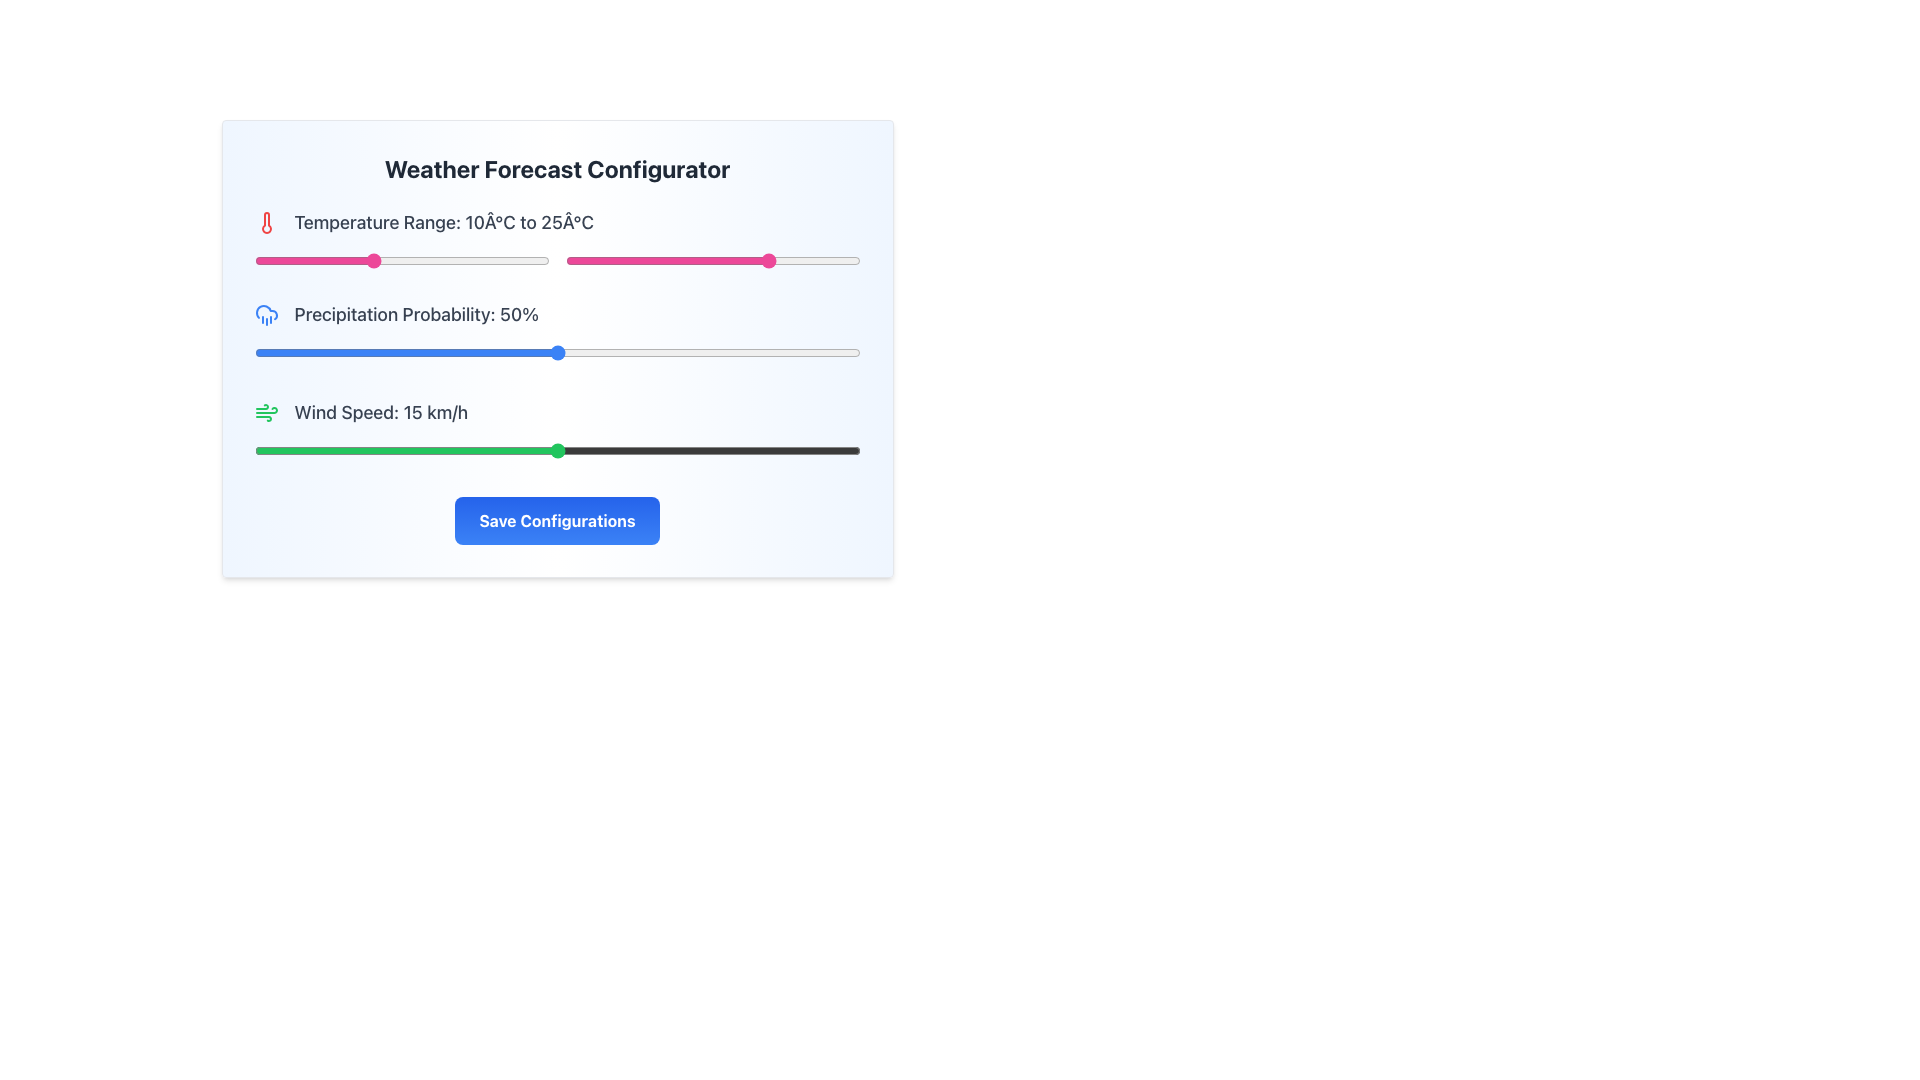  Describe the element at coordinates (557, 519) in the screenshot. I see `the 'Save Configurations' button, which is a horizontally oriented rectangular button with bold white text on a blue gradient background` at that location.